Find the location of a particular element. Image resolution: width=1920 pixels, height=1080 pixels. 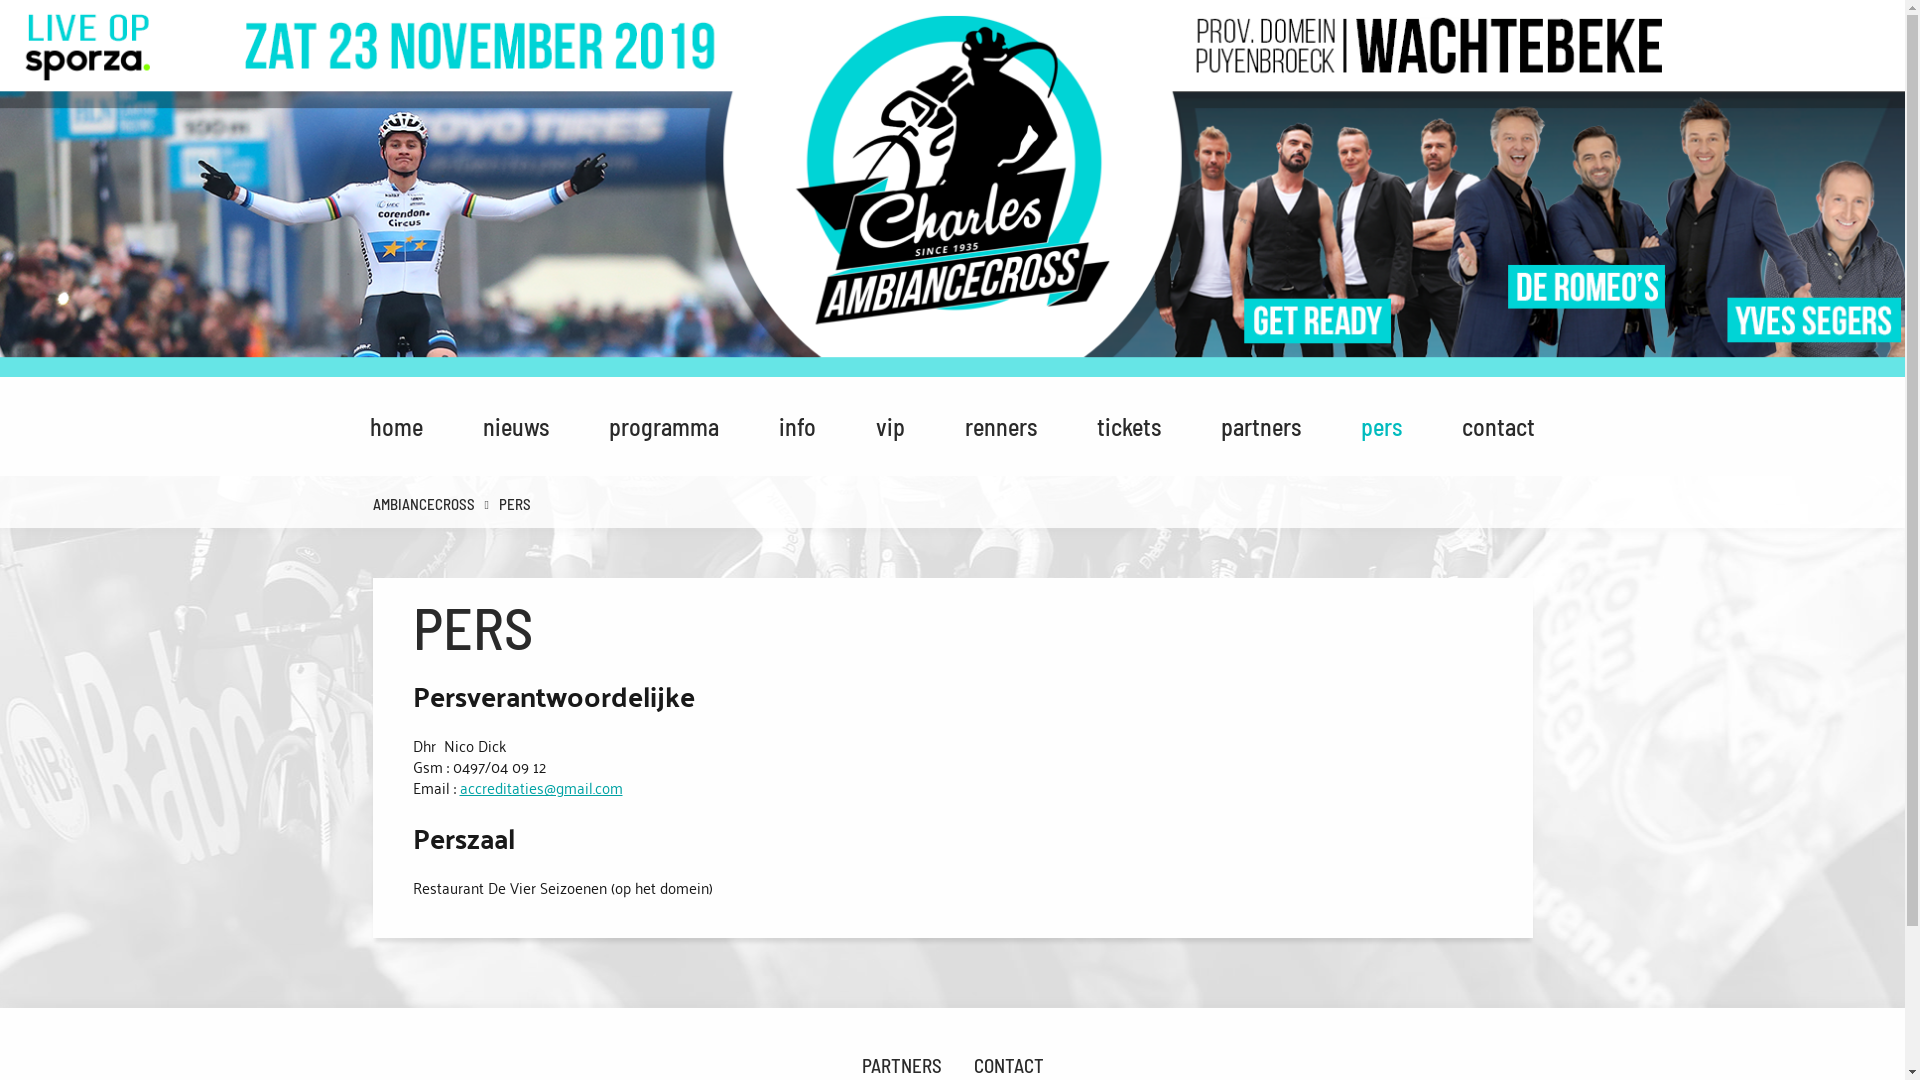

'accreditaties@gmail.com' is located at coordinates (541, 785).